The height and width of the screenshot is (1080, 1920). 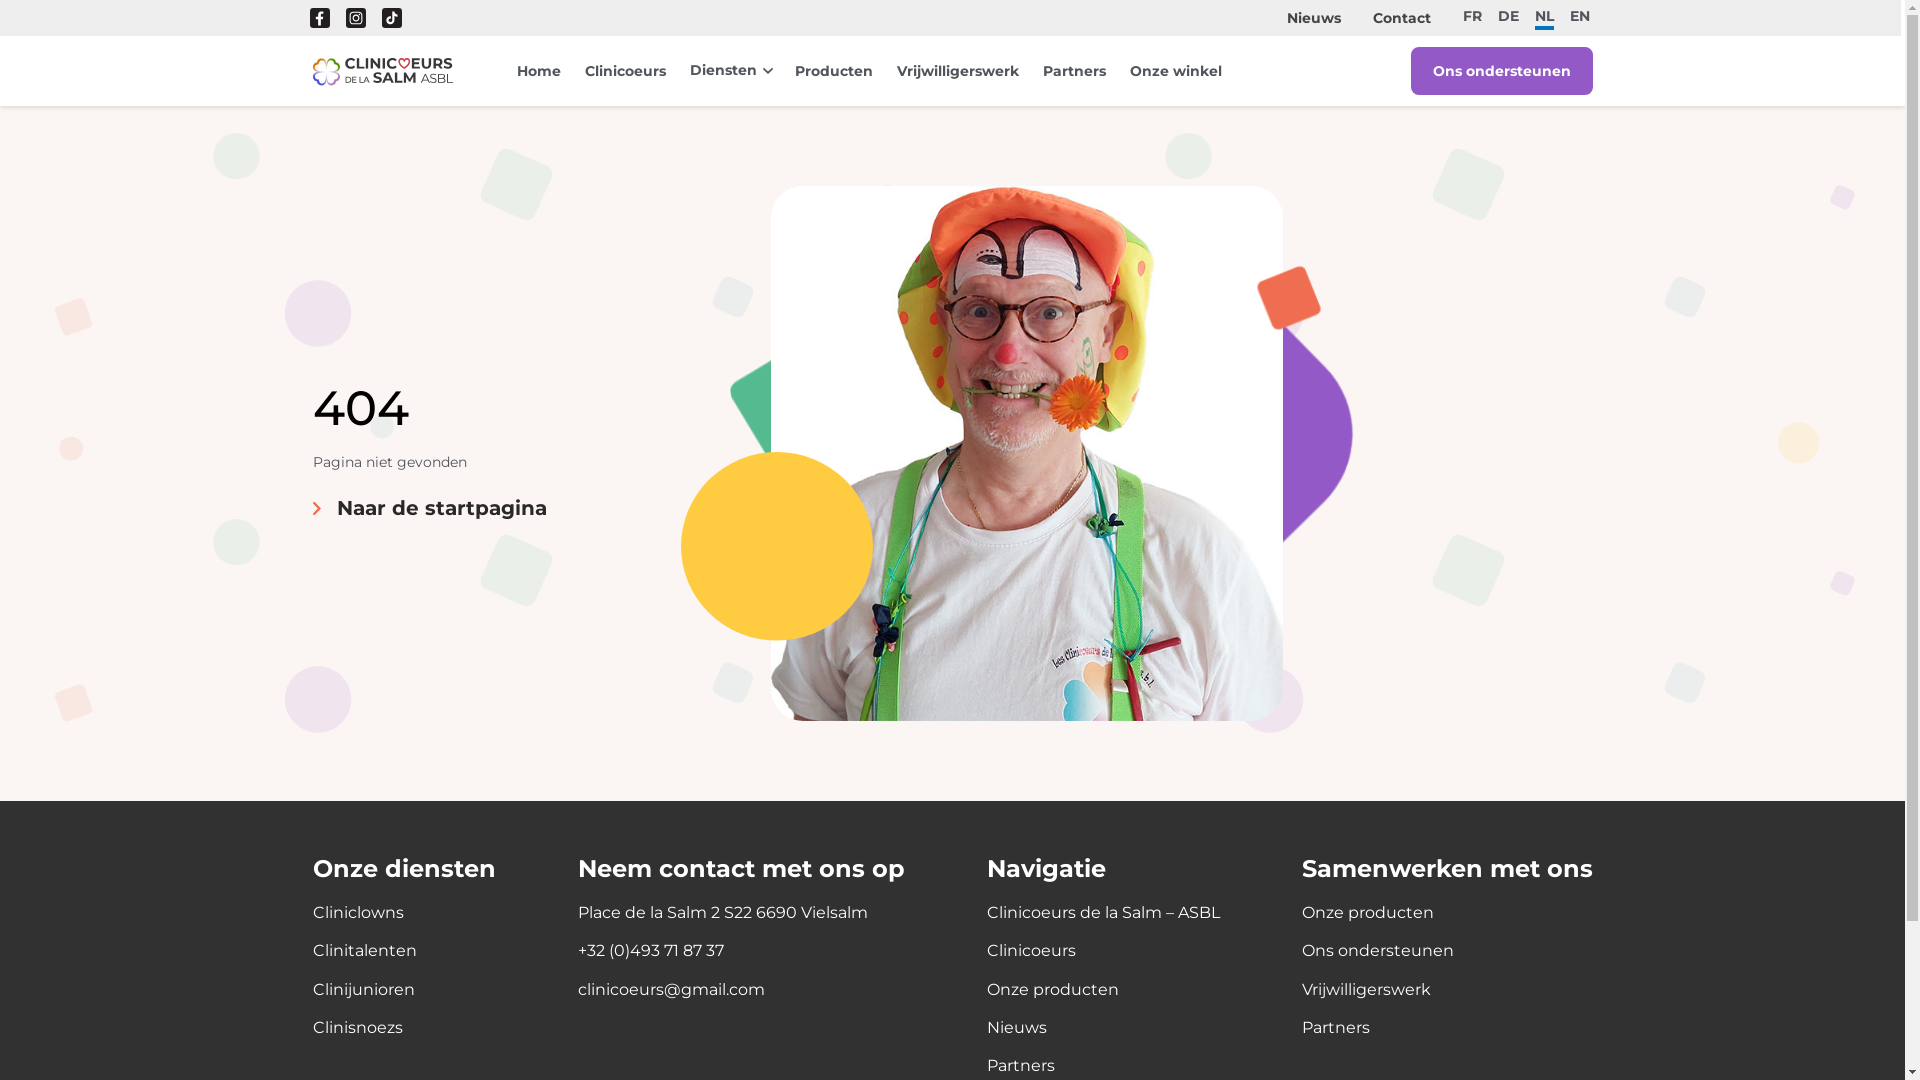 I want to click on 'EN, so click(x=1568, y=15).